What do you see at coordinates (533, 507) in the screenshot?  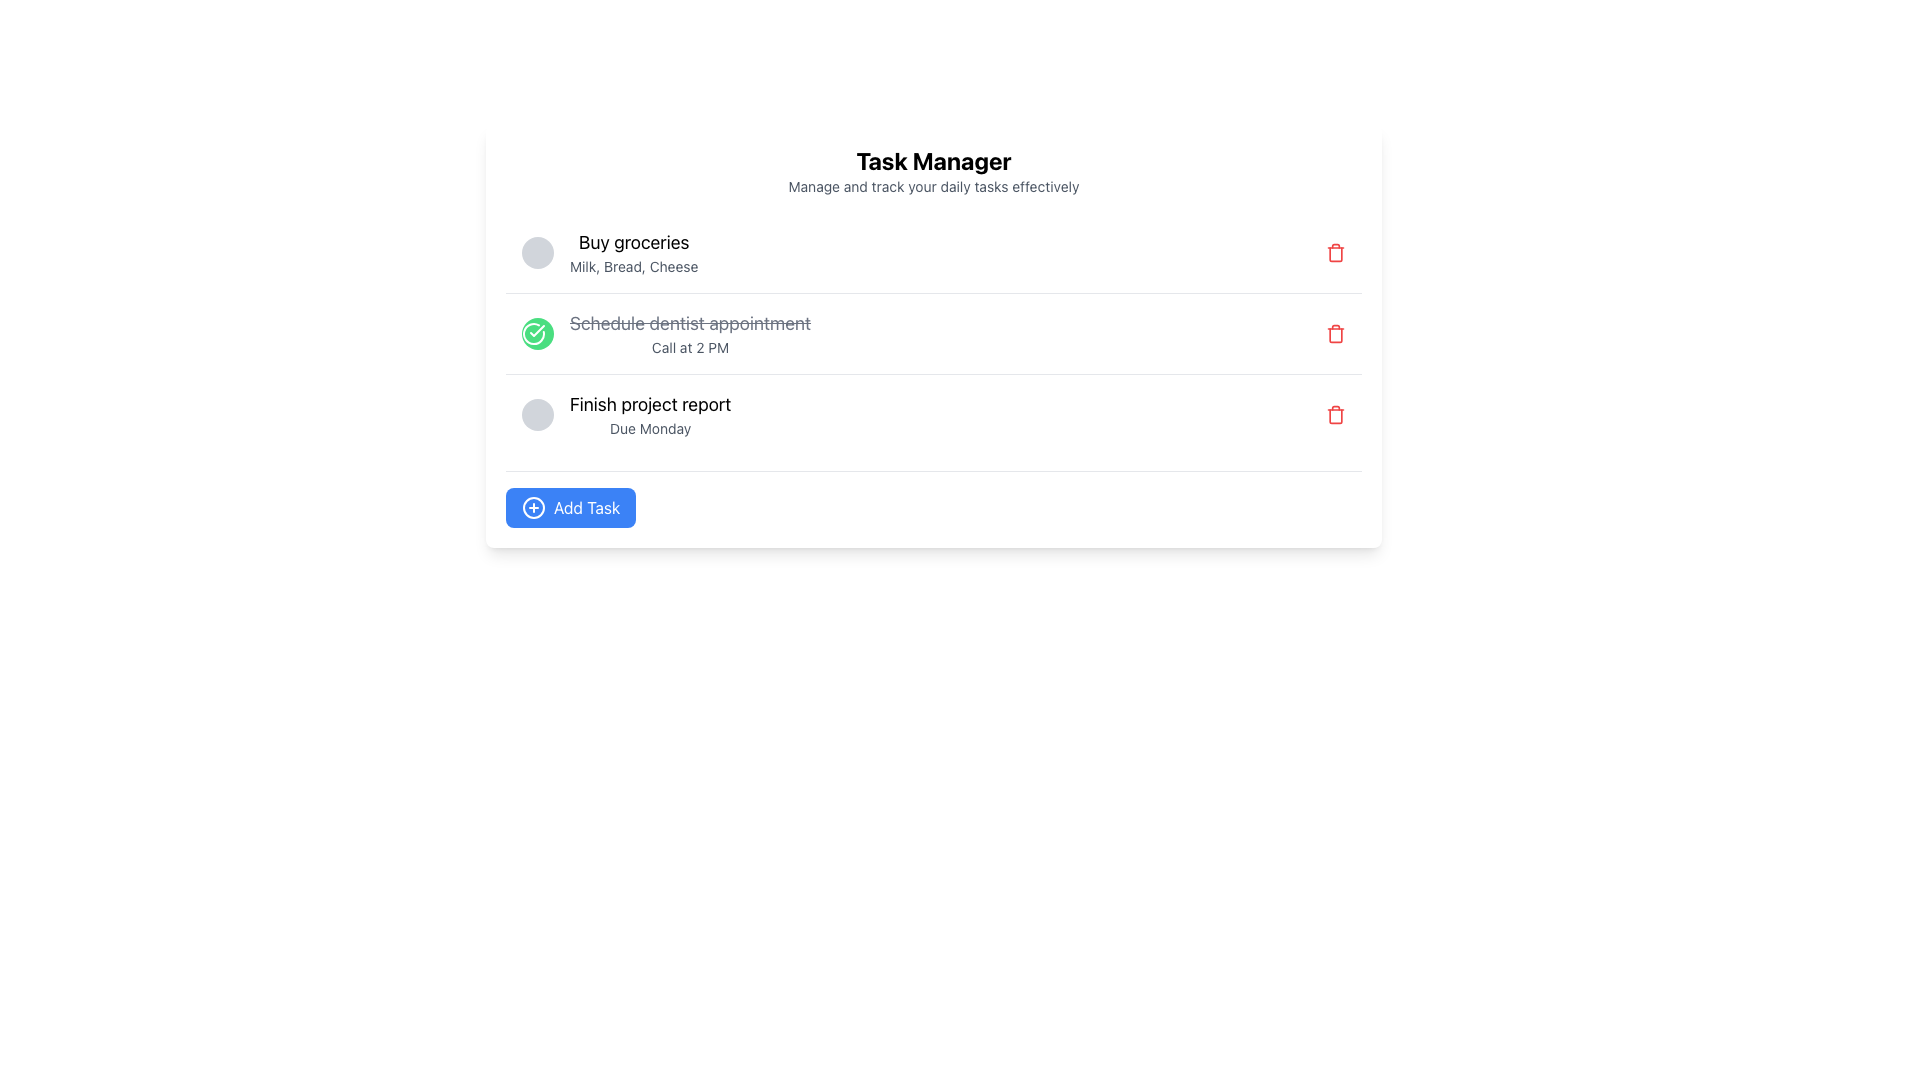 I see `the plus sign icon embedded within the 'Add Task' button` at bounding box center [533, 507].